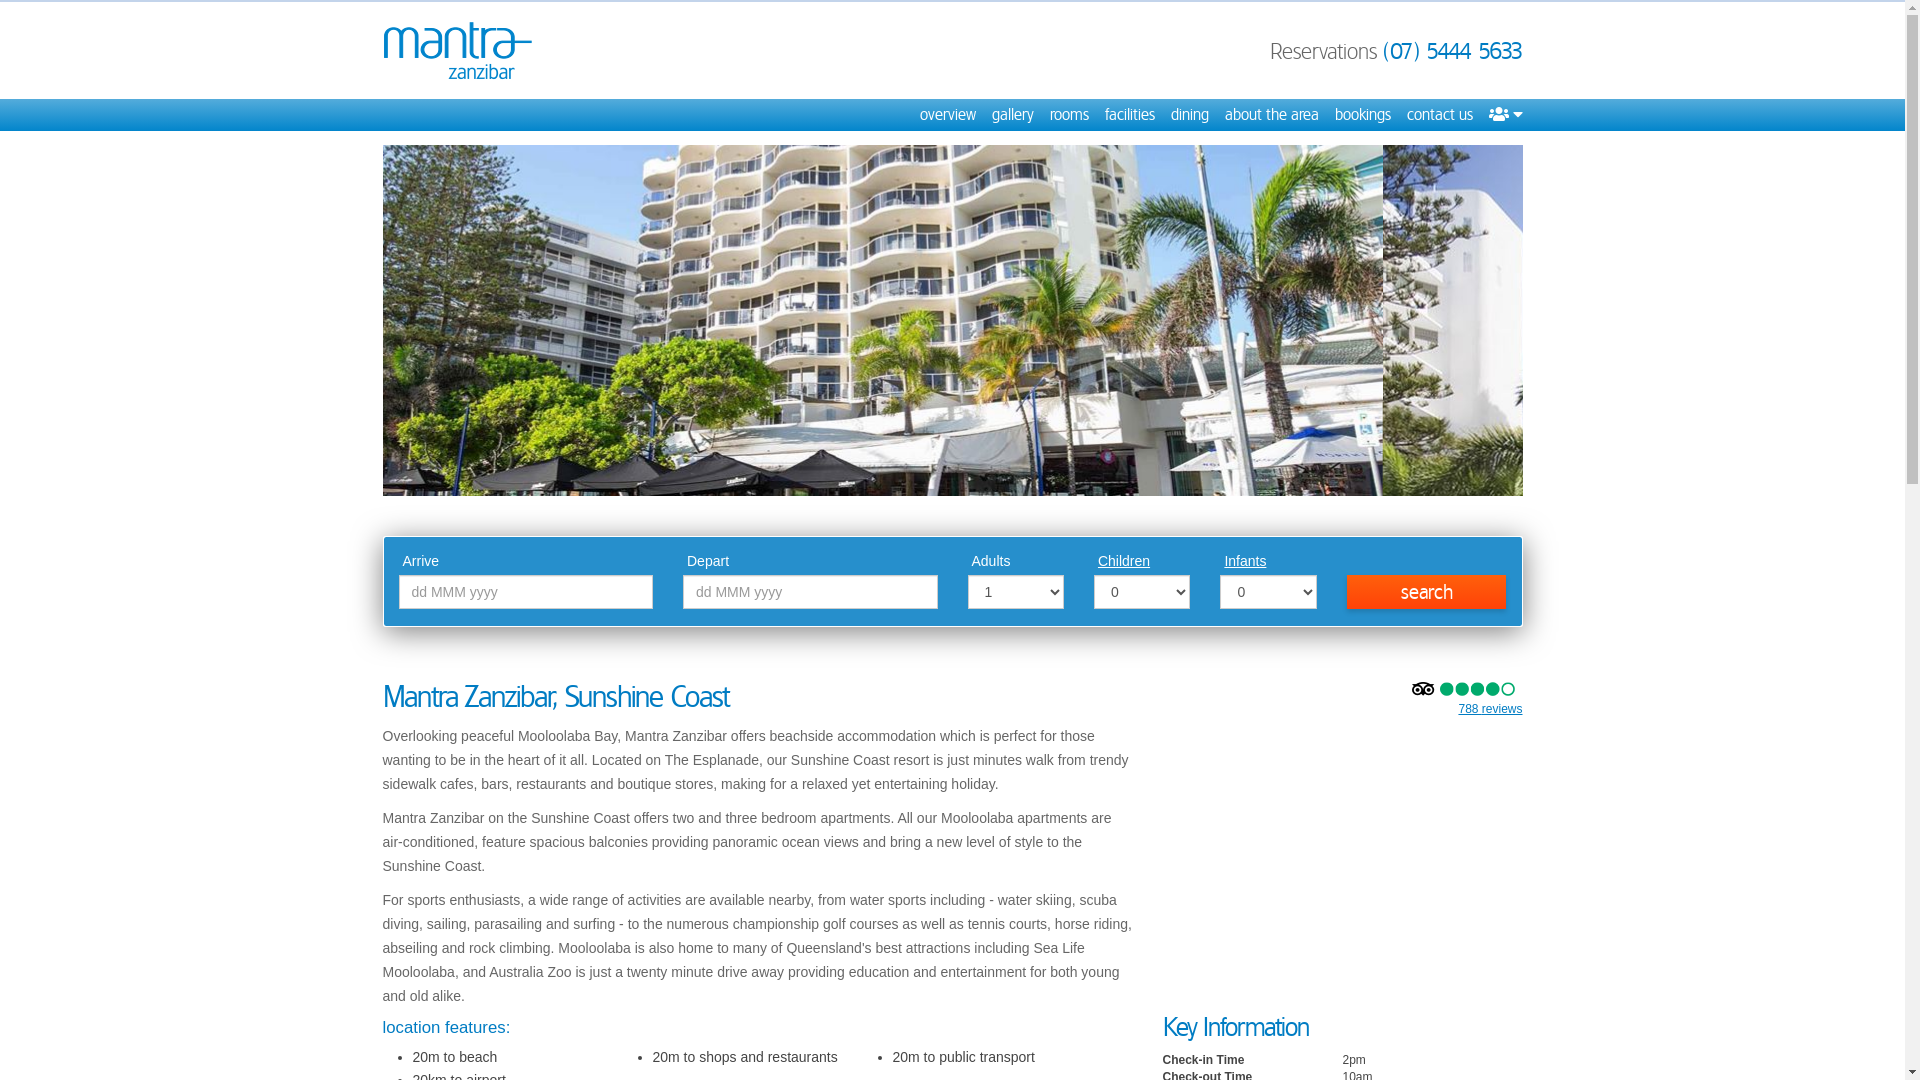 The image size is (1920, 1080). I want to click on 'rooms', so click(1049, 115).